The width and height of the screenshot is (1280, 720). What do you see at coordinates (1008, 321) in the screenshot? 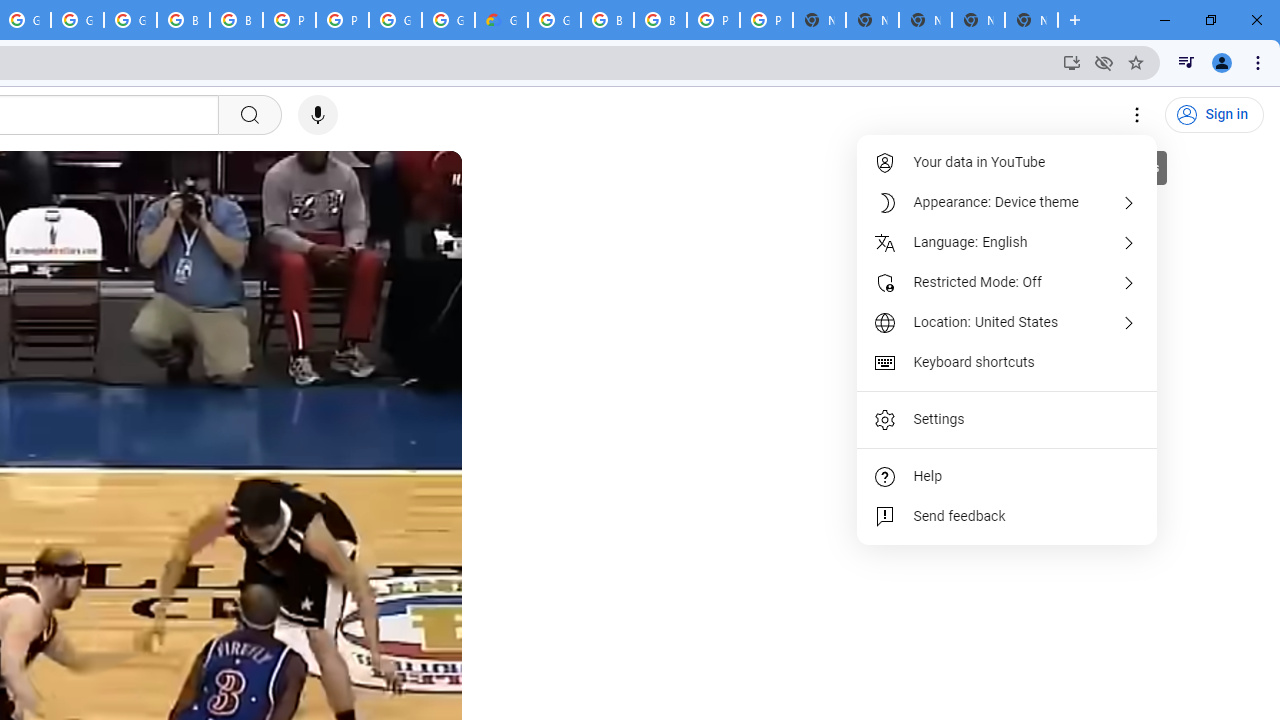
I see `'Location: United States'` at bounding box center [1008, 321].